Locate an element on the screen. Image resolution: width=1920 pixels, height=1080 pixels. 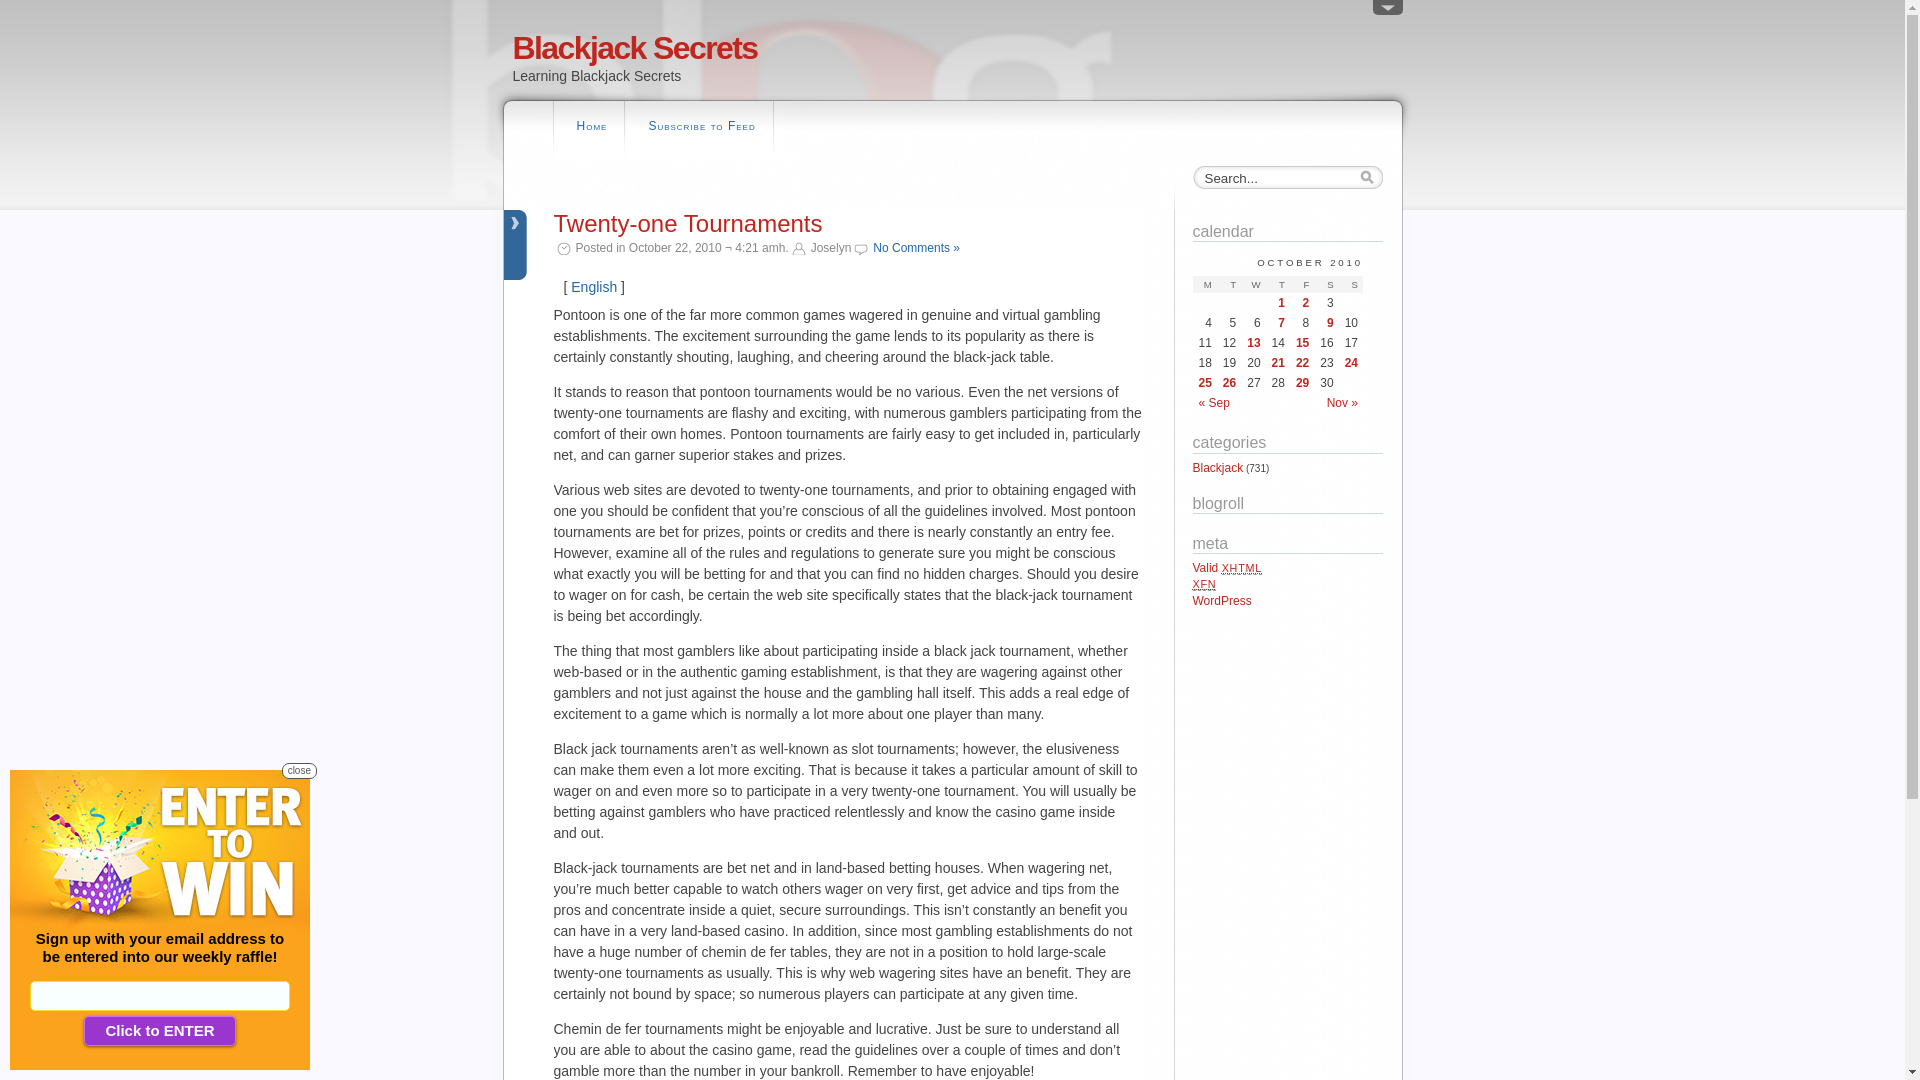
'Home' is located at coordinates (590, 128).